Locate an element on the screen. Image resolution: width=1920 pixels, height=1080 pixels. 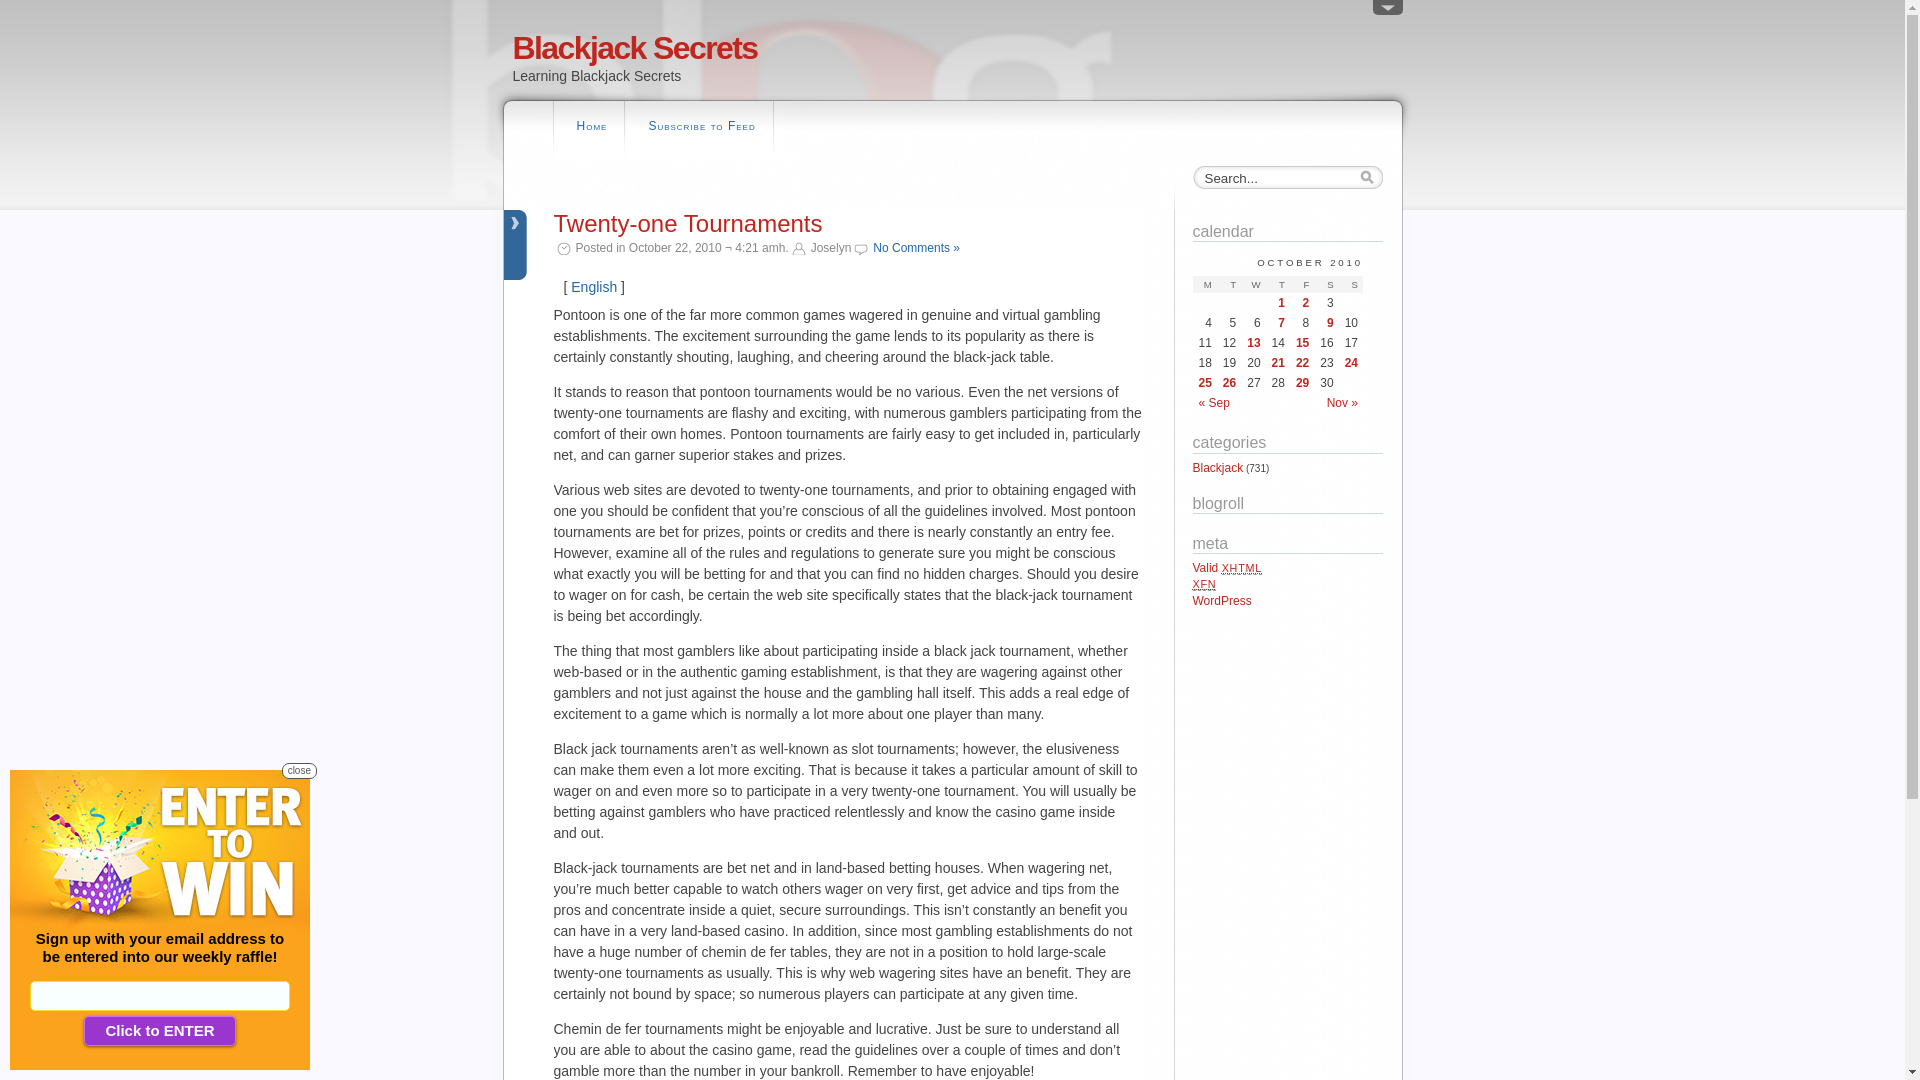
'Home' is located at coordinates (590, 128).